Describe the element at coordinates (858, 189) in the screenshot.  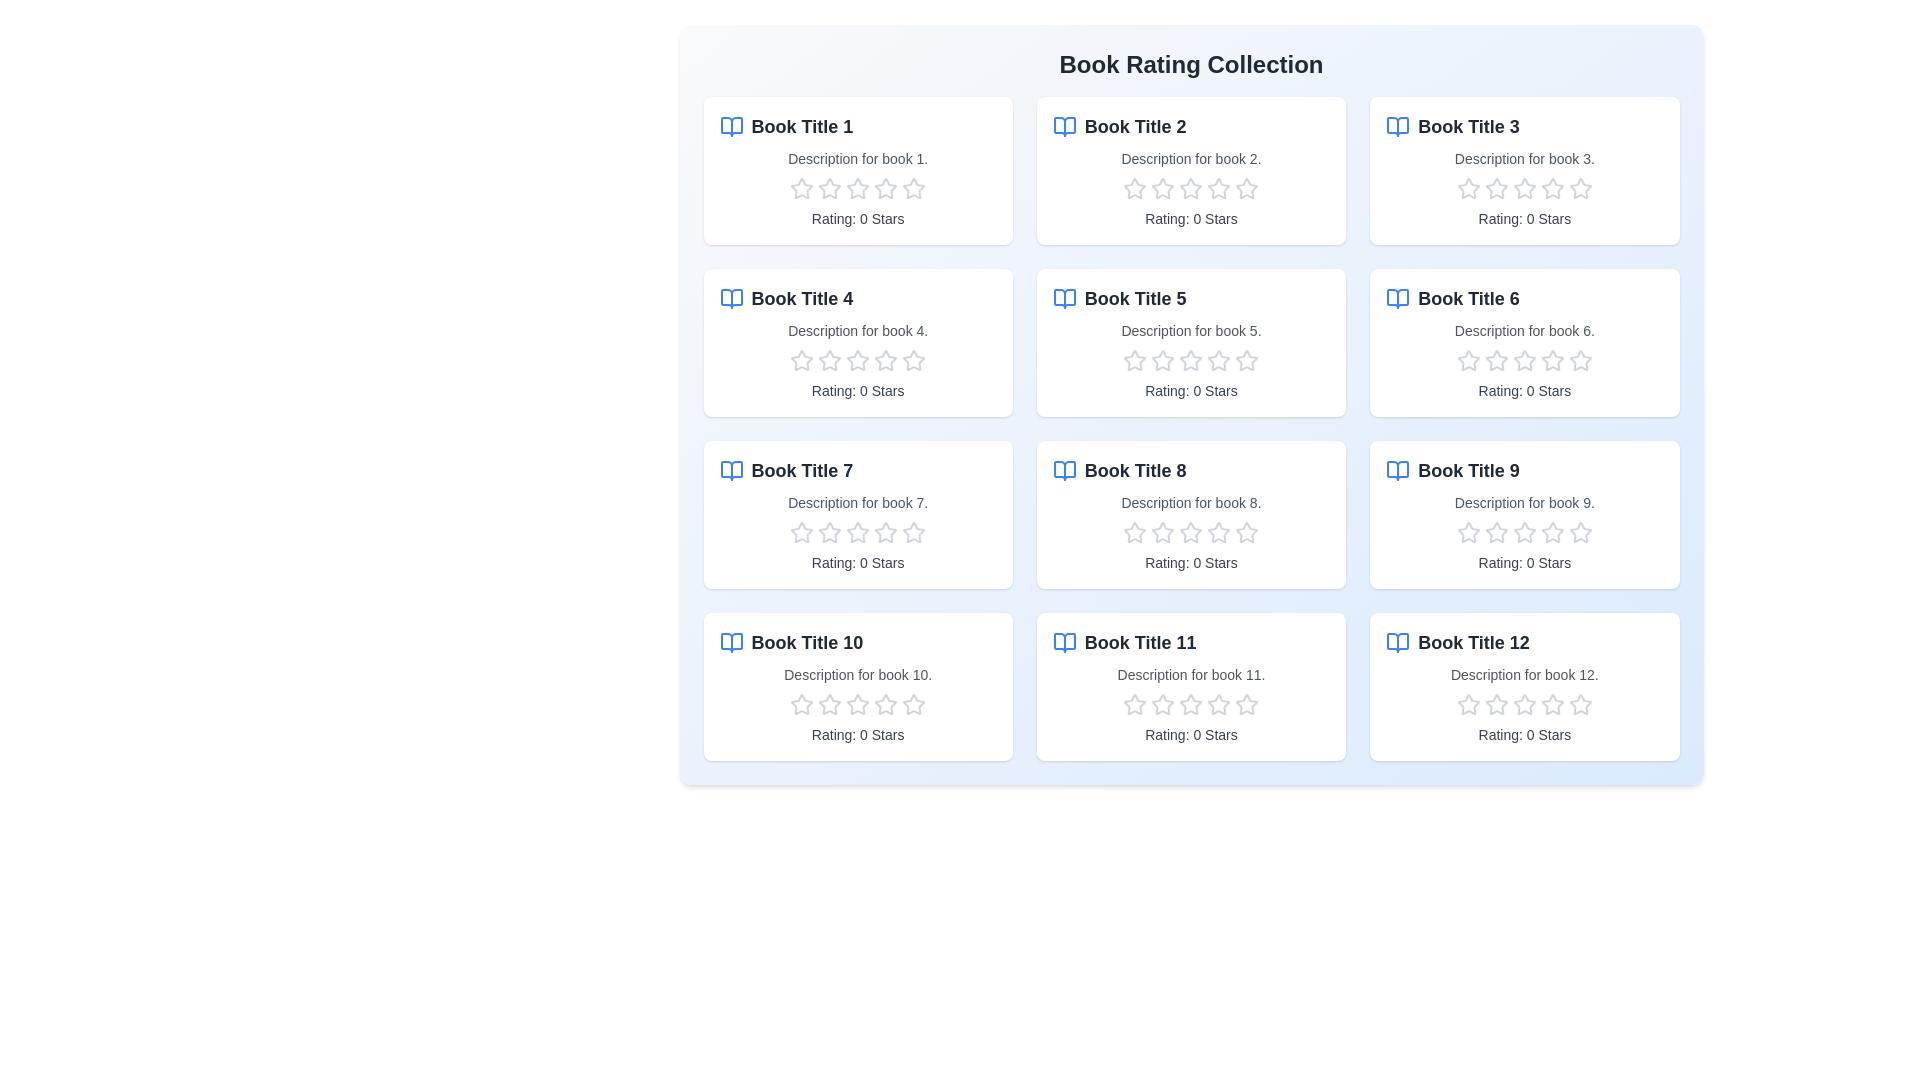
I see `the rating of a book to 3 stars by clicking on the corresponding star in the book's rating section` at that location.